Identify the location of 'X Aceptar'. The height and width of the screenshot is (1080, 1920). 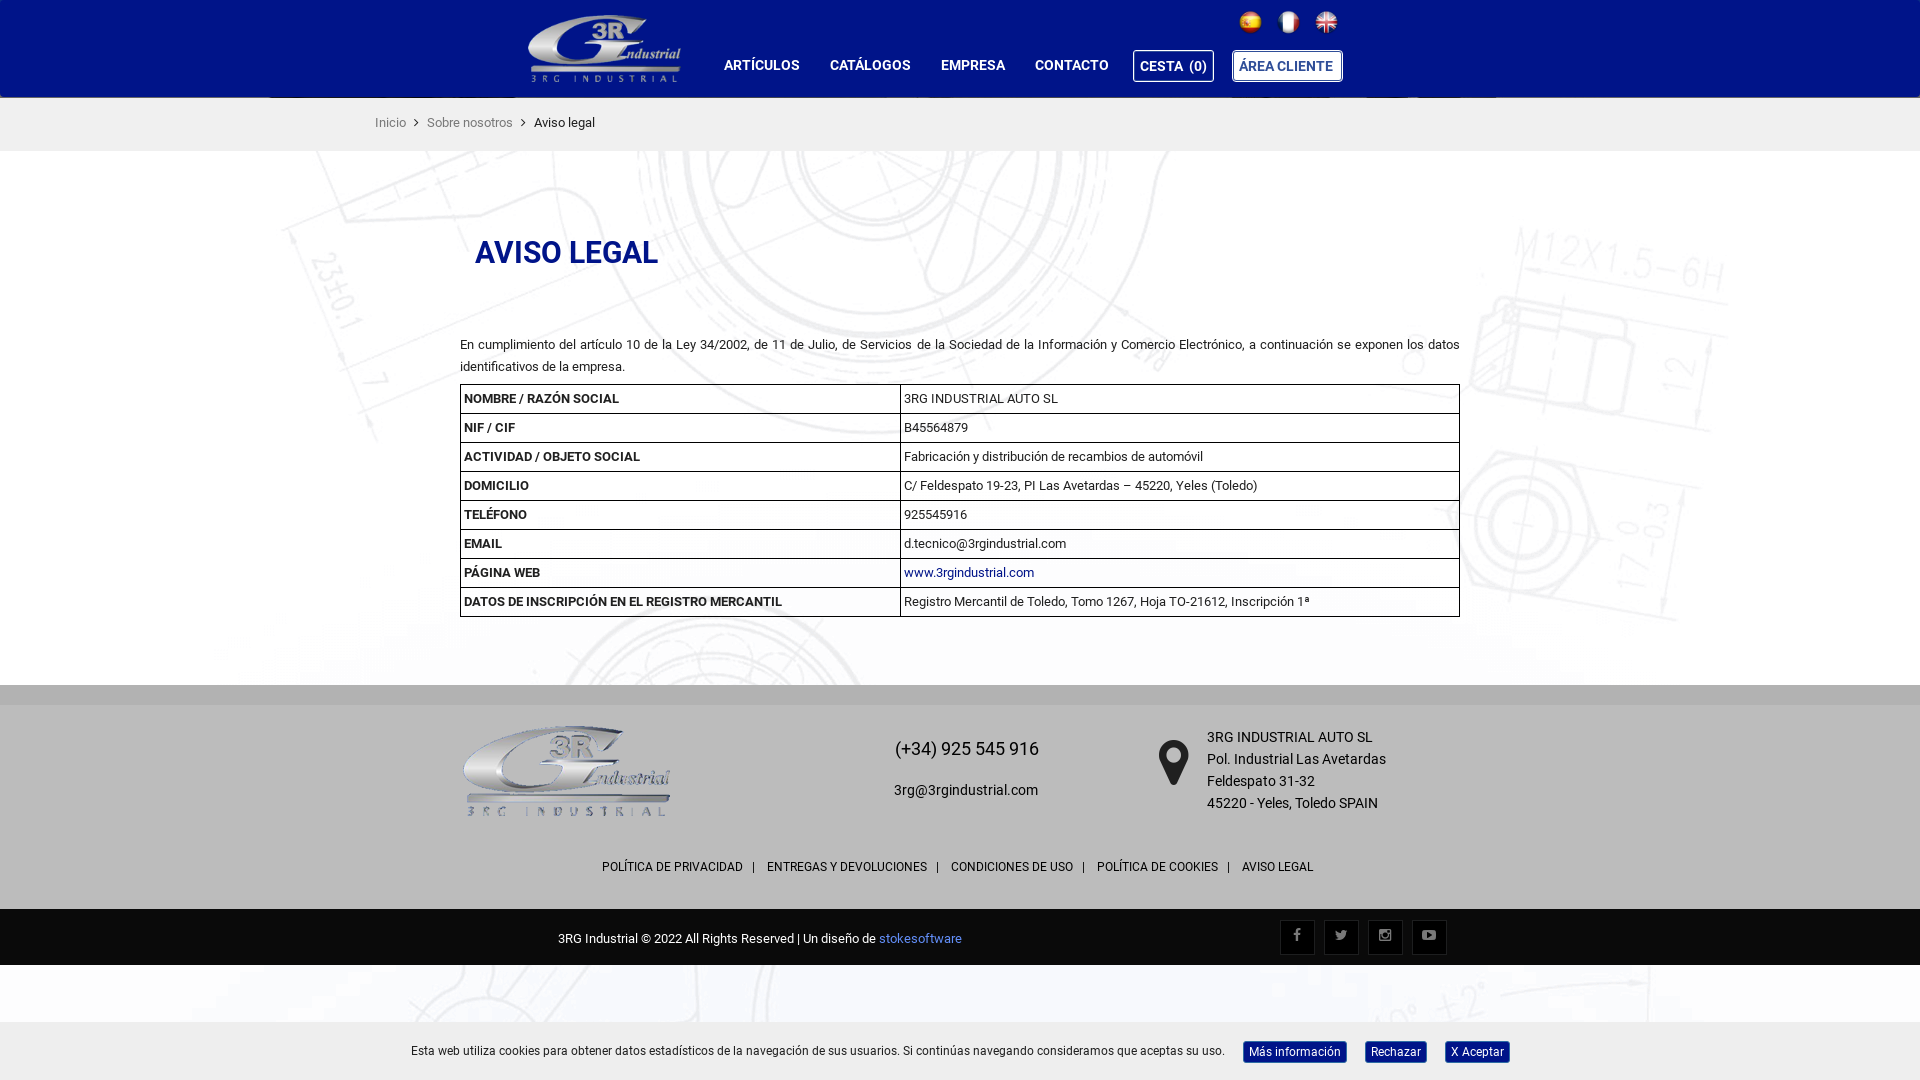
(1476, 1051).